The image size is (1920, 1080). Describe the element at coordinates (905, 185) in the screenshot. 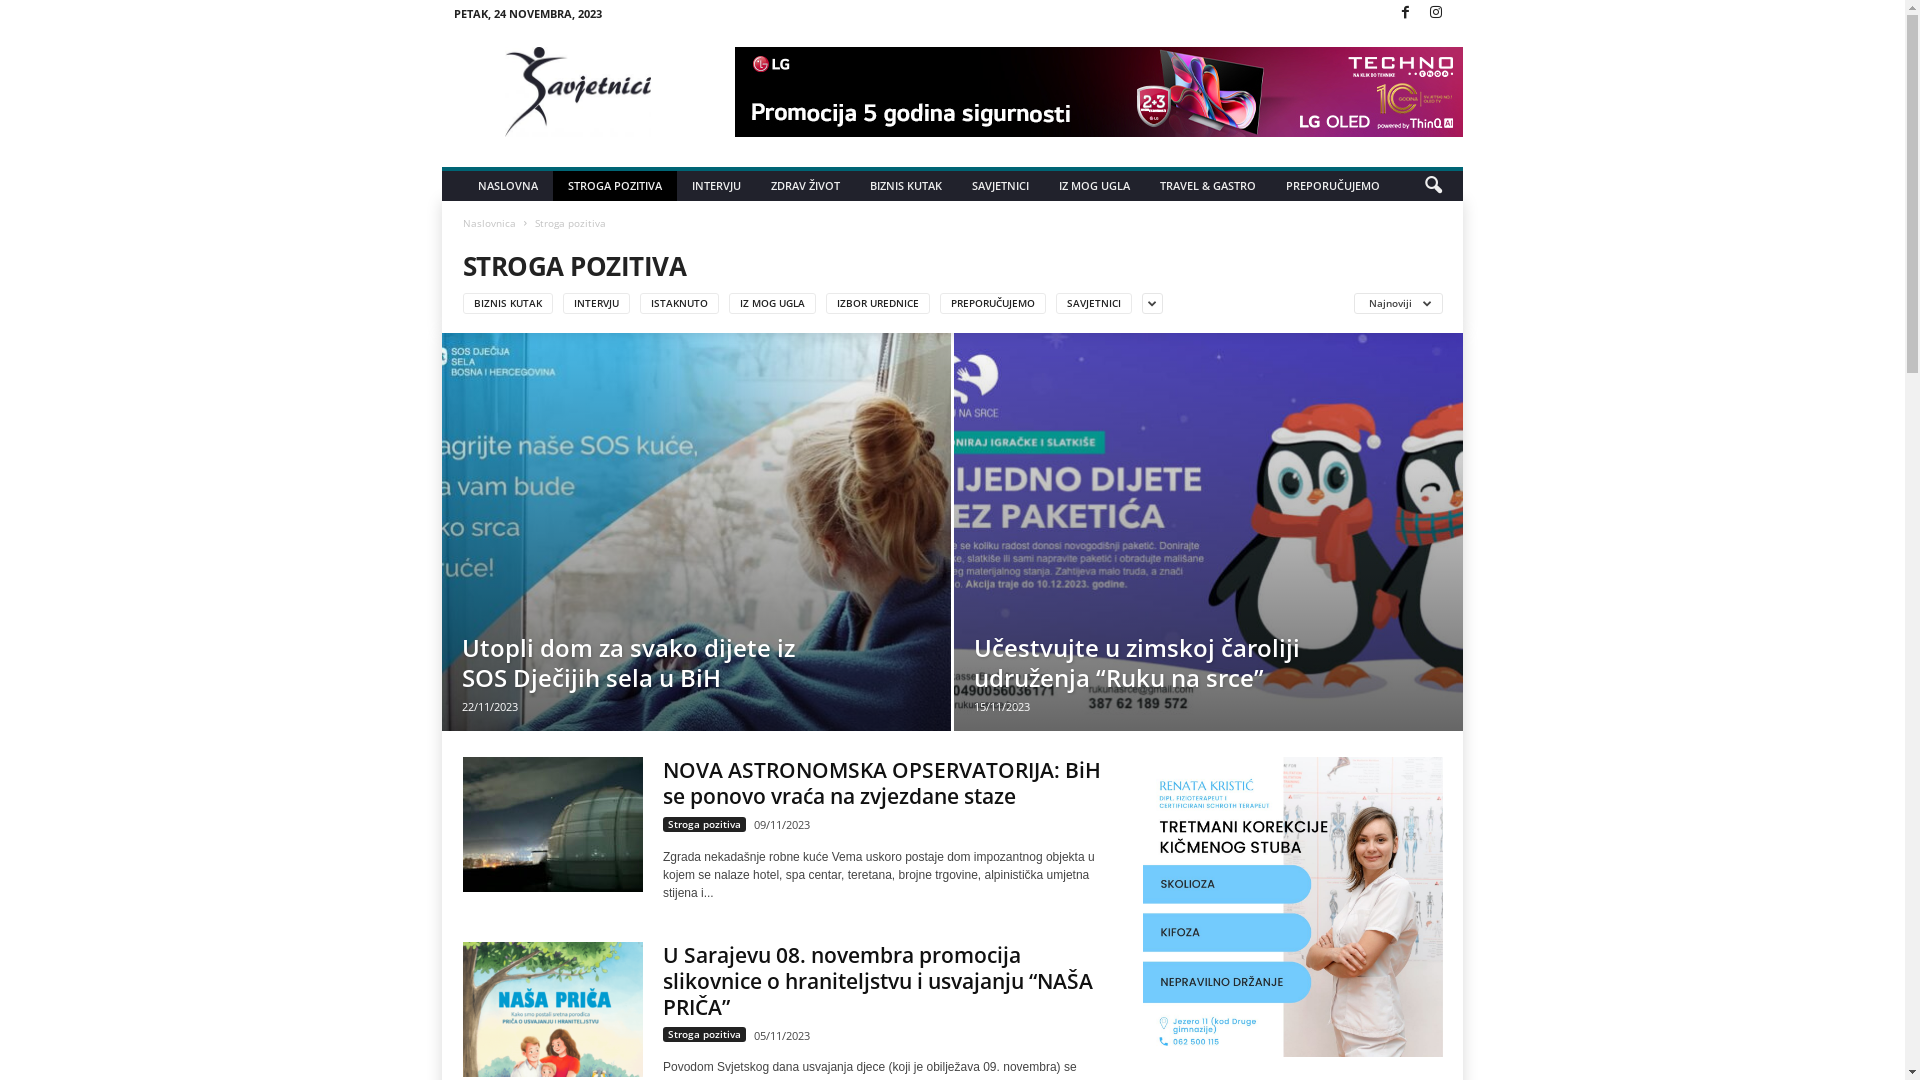

I see `'BIZNIS KUTAK'` at that location.